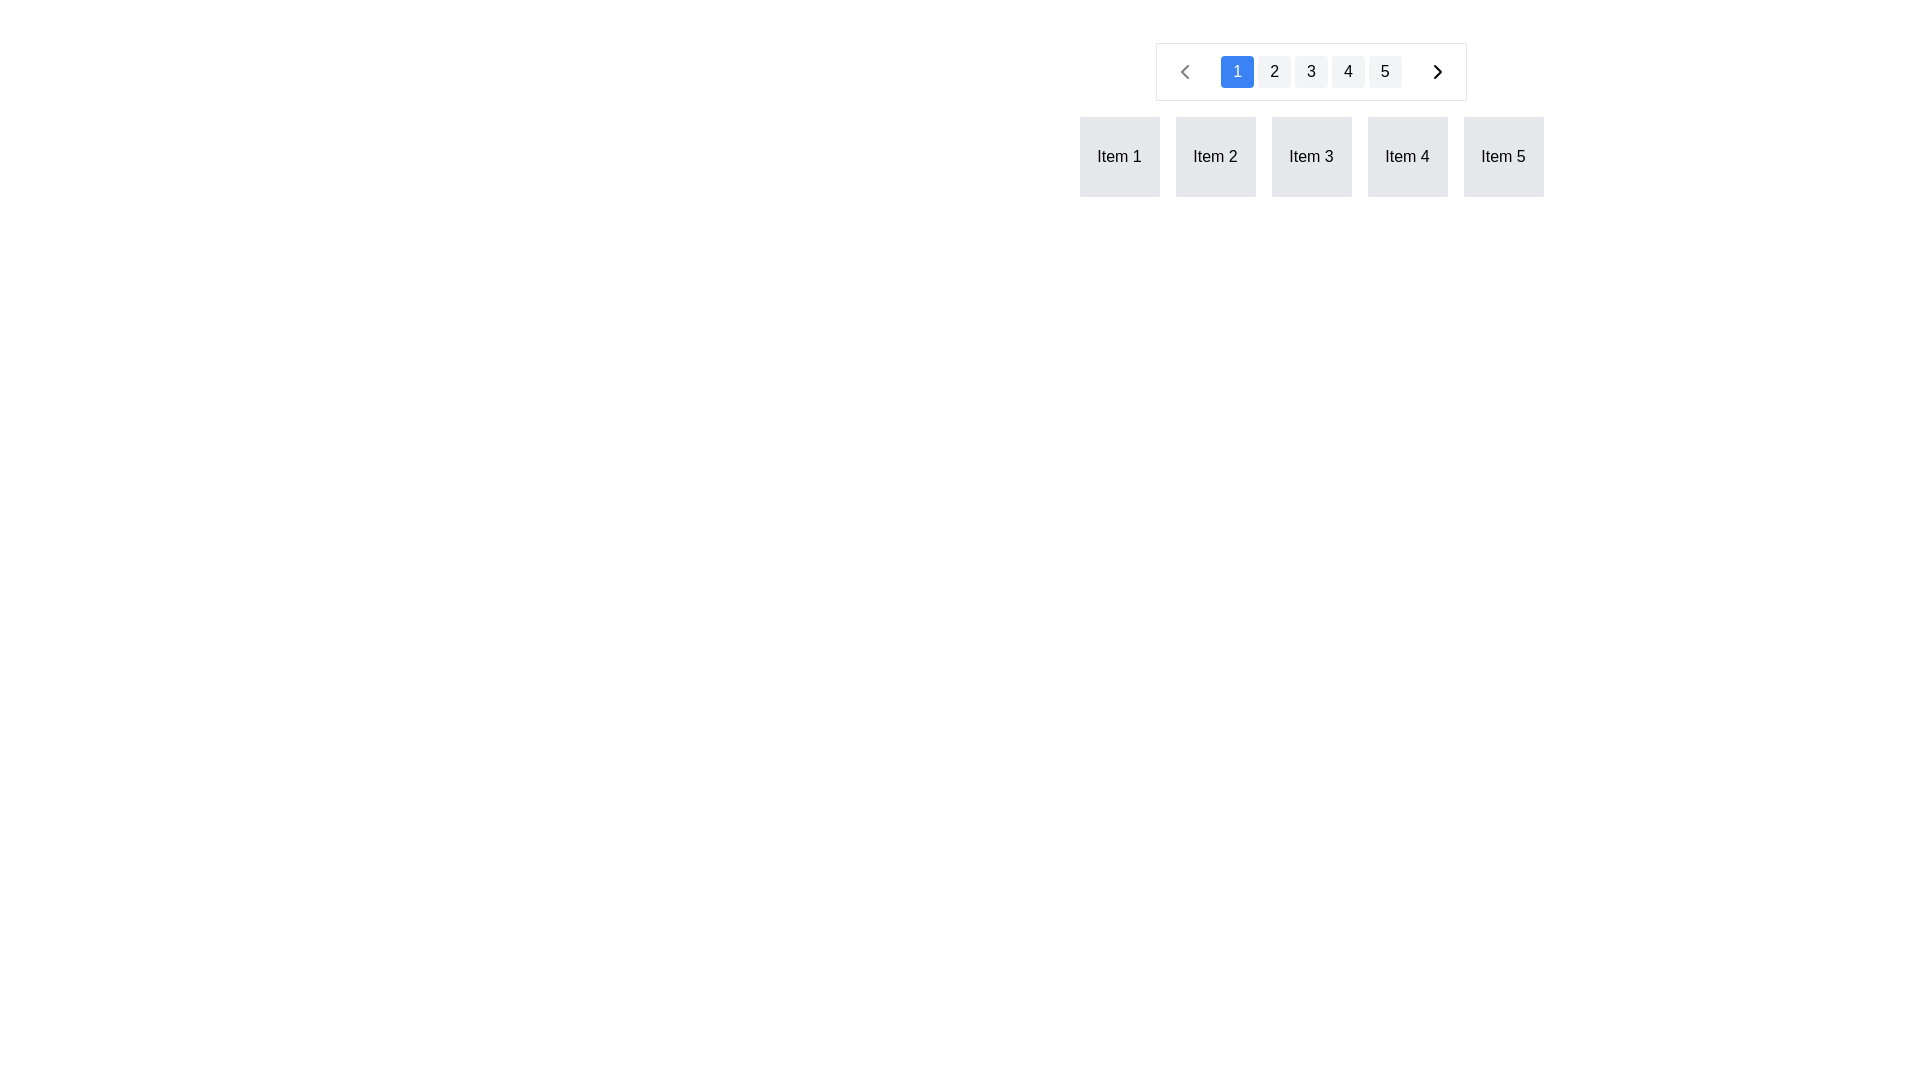  What do you see at coordinates (1348, 71) in the screenshot?
I see `the navigational button that is the fourth in a row of five buttons, positioned between the buttons labeled '3' and '5', to change its color` at bounding box center [1348, 71].